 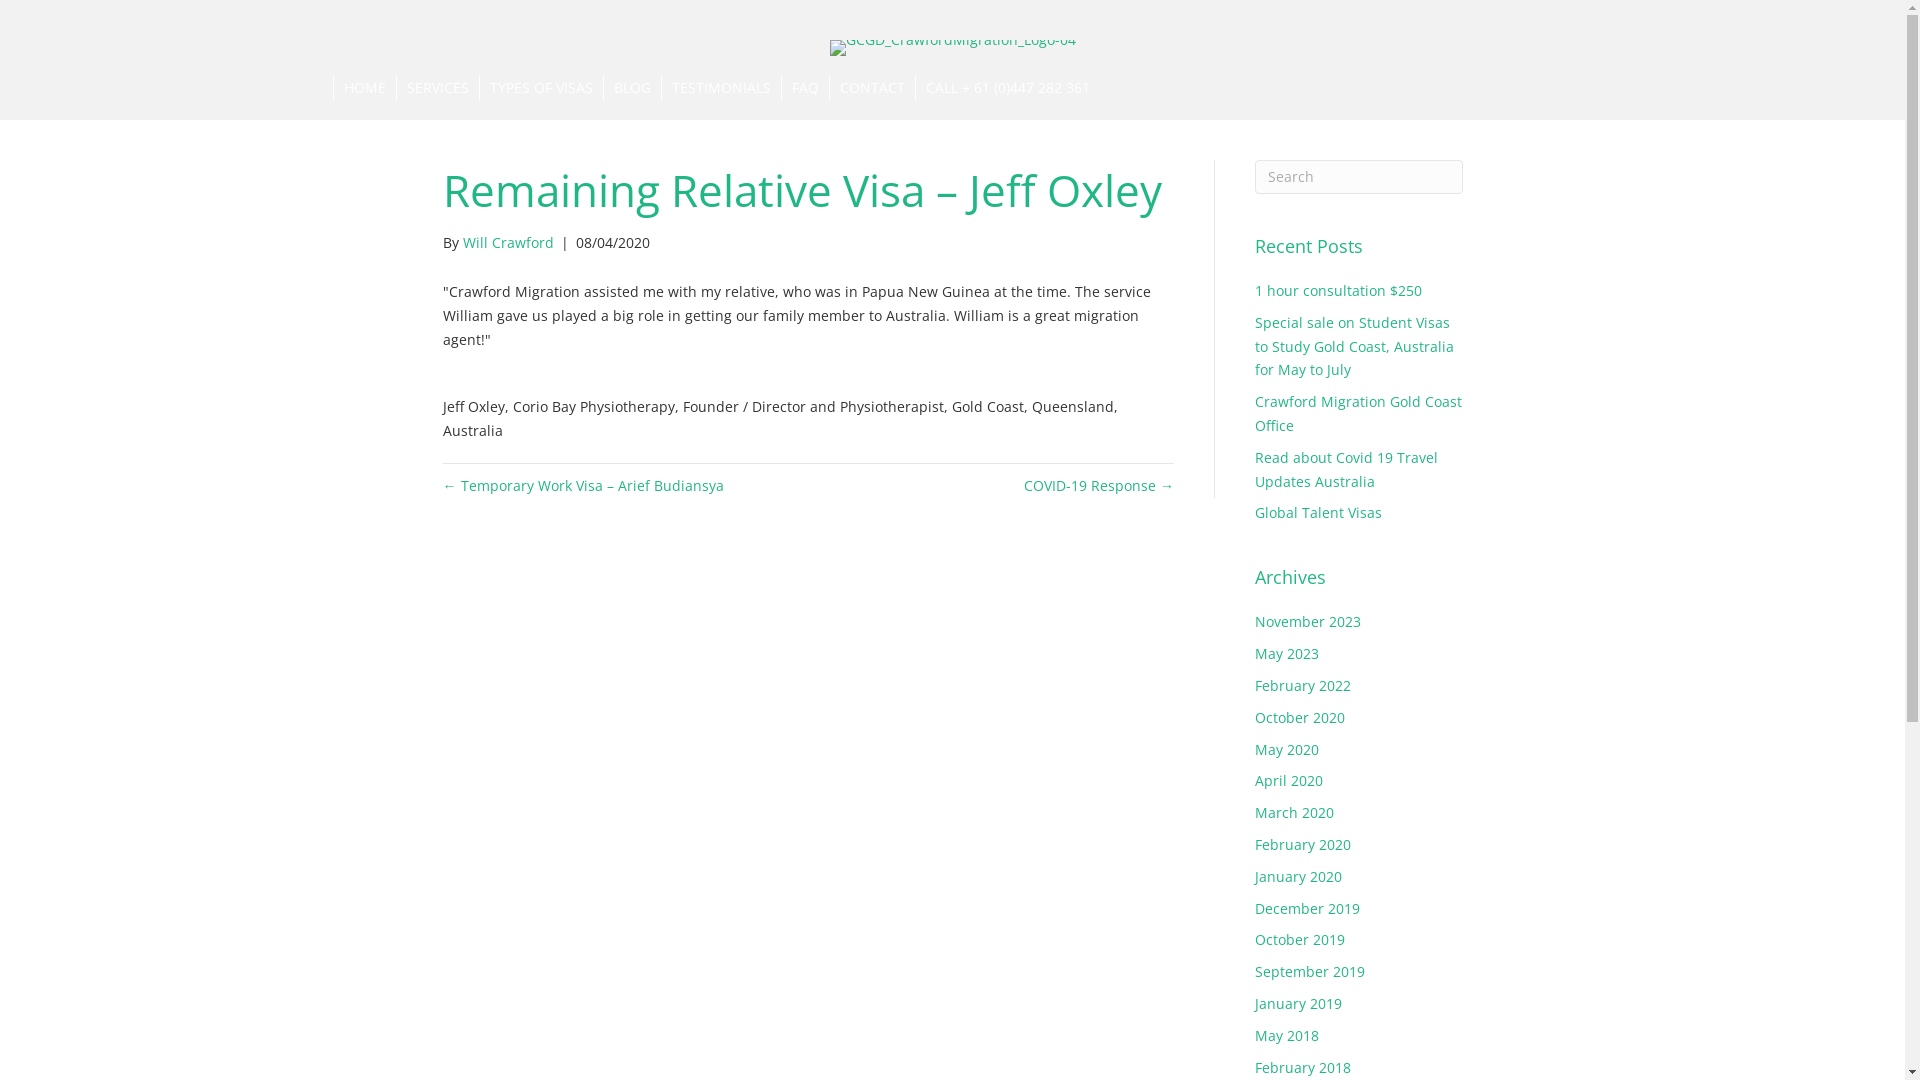 I want to click on 'January 2019', so click(x=1298, y=1003).